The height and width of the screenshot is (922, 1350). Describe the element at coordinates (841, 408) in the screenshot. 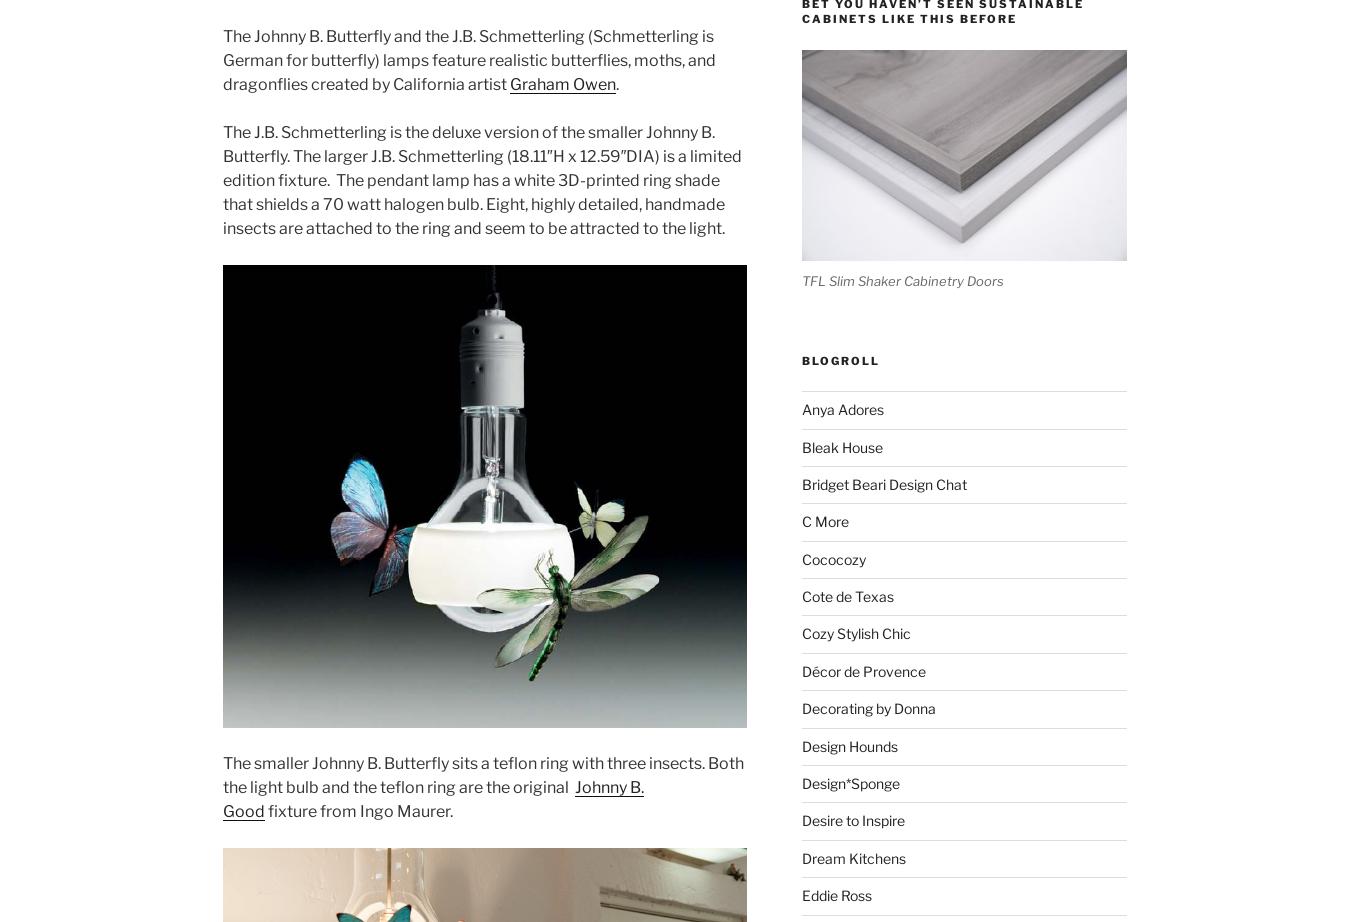

I see `'Anya Adores'` at that location.